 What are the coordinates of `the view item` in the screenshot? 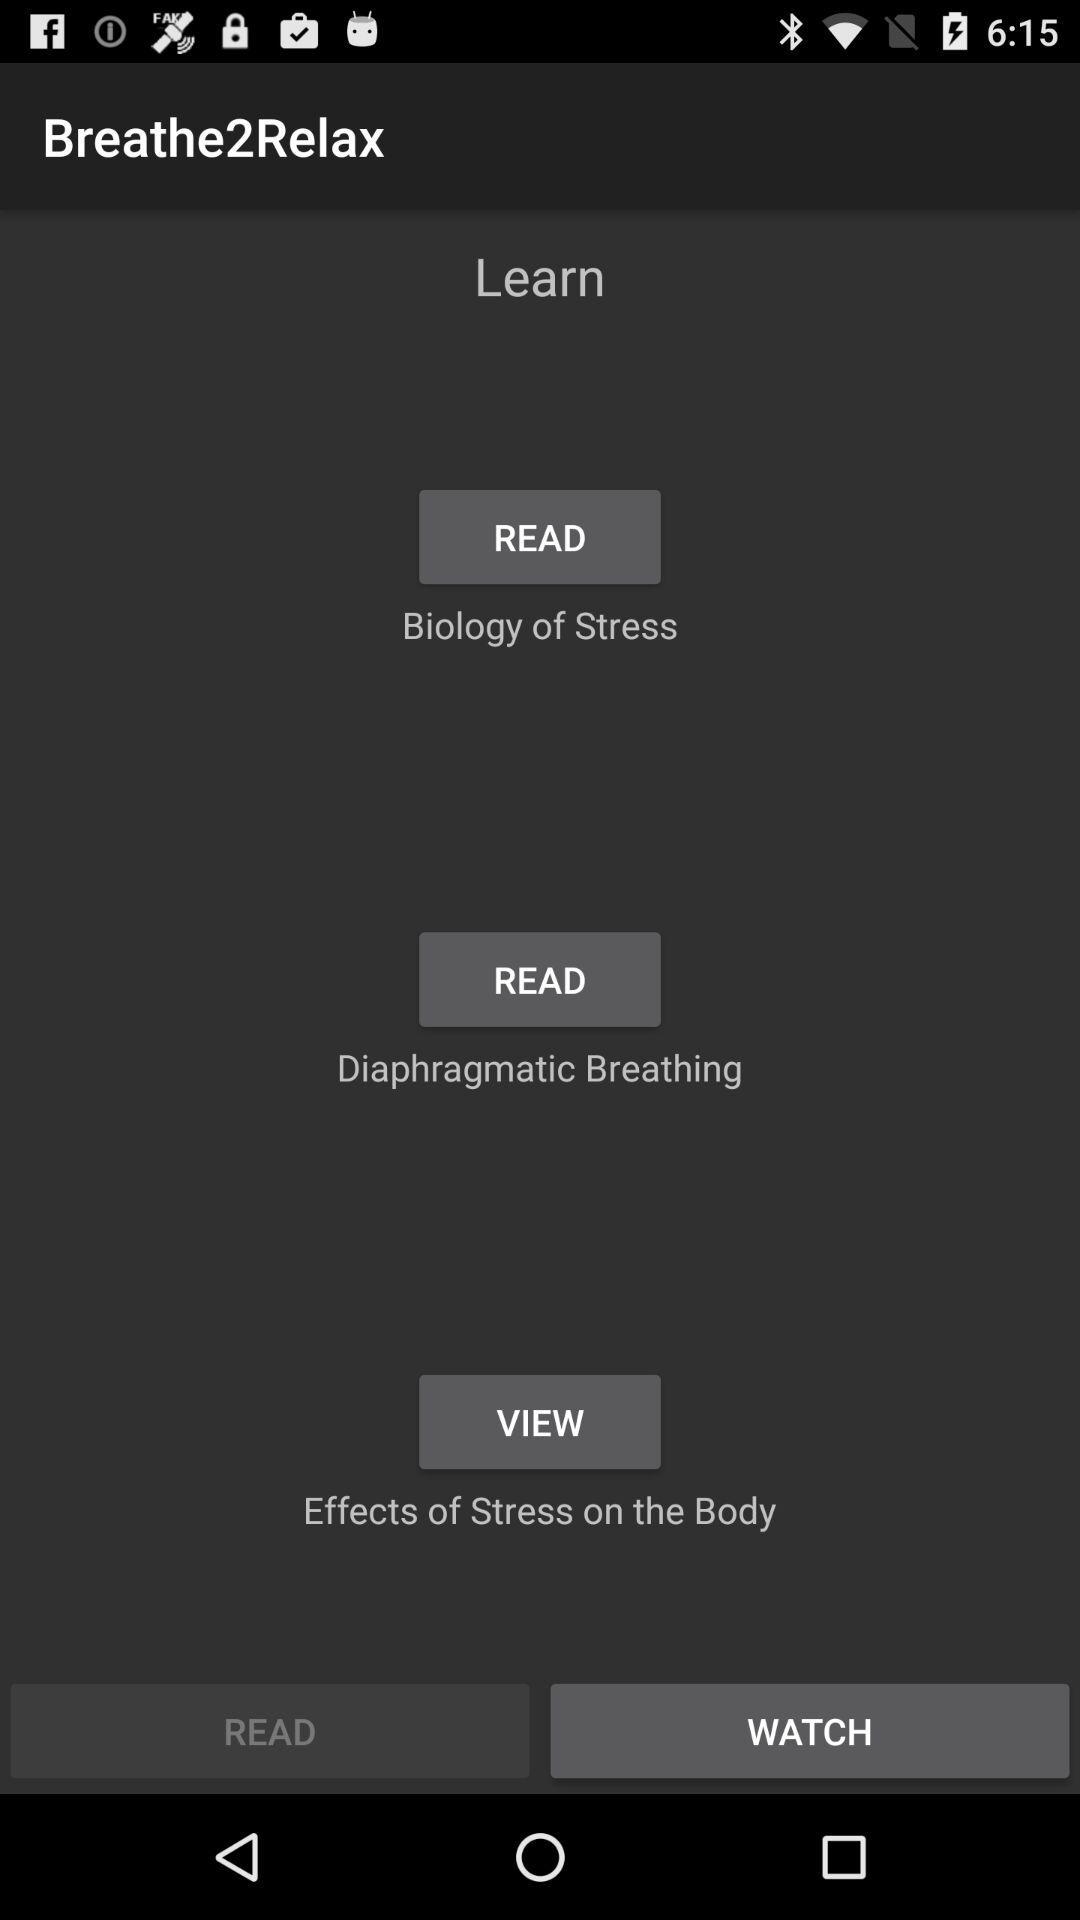 It's located at (540, 1420).